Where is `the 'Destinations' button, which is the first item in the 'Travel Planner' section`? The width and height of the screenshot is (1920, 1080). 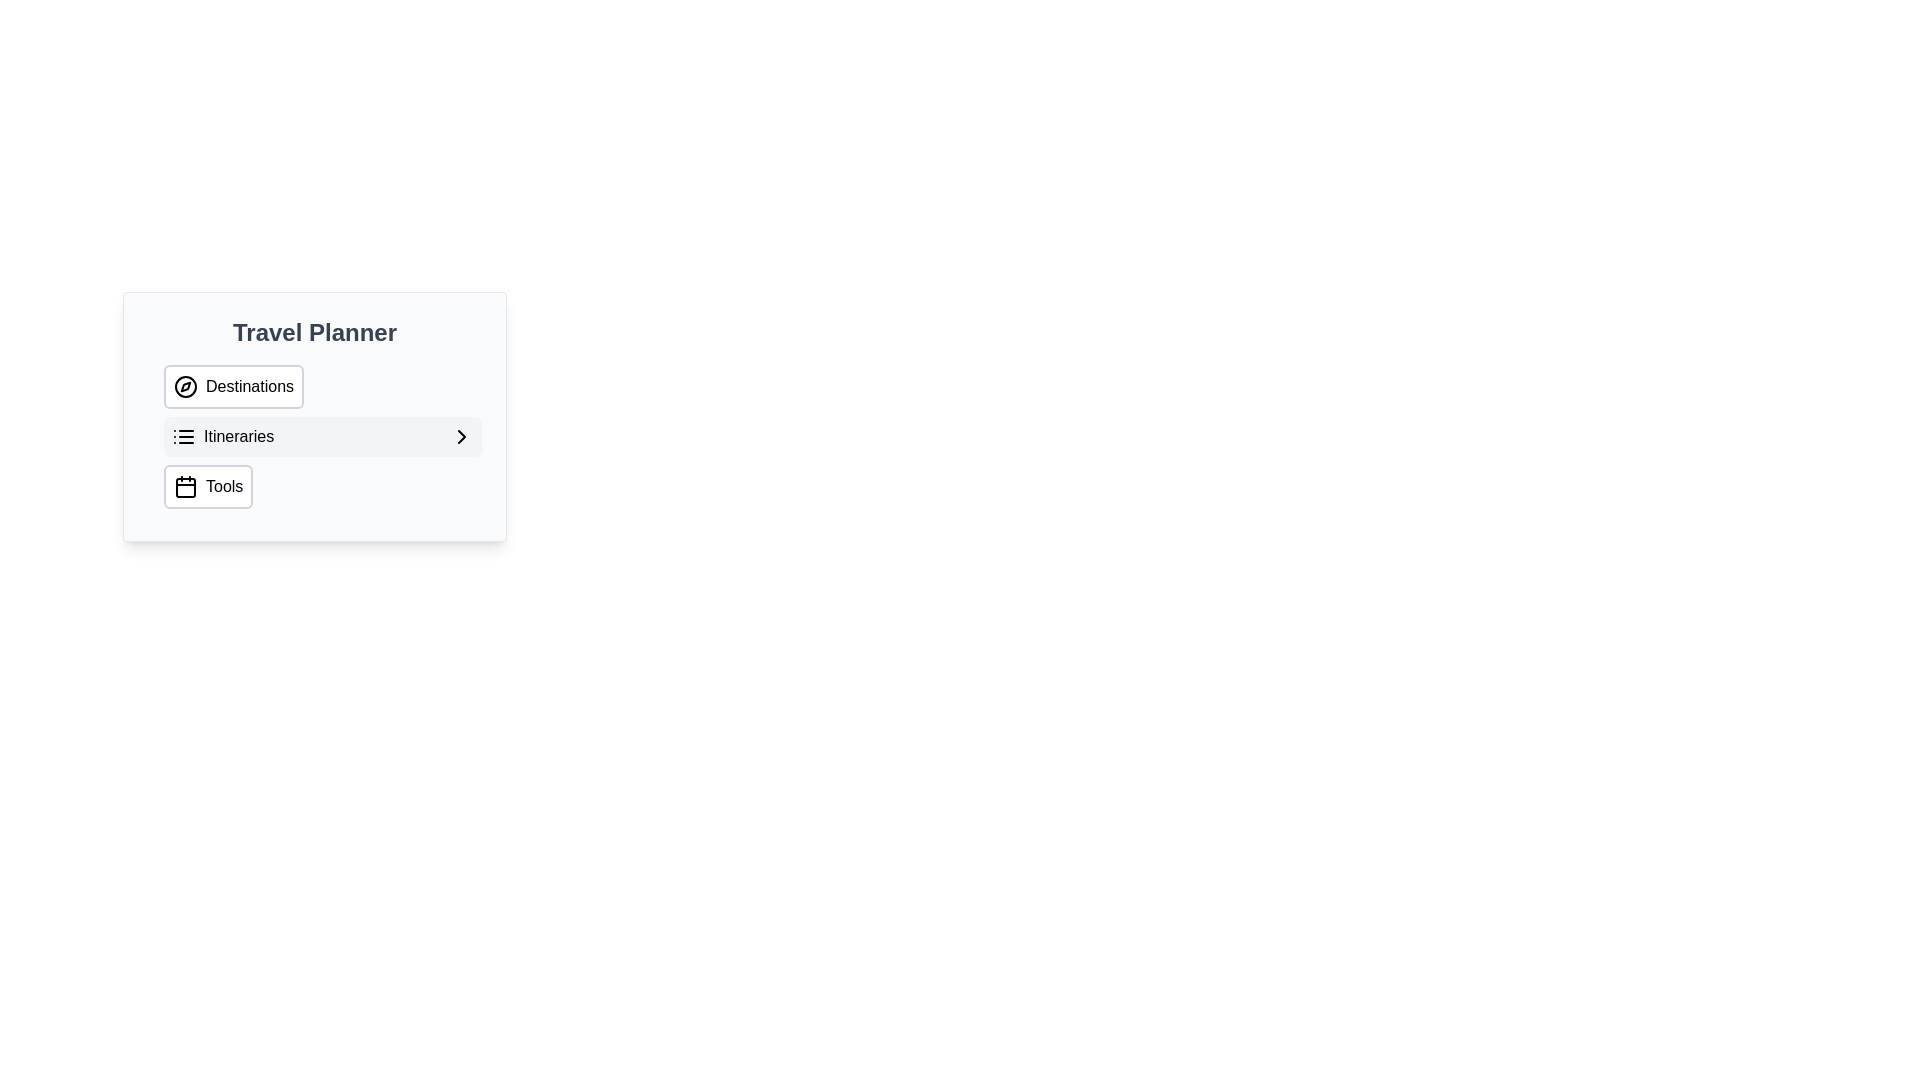 the 'Destinations' button, which is the first item in the 'Travel Planner' section is located at coordinates (234, 386).